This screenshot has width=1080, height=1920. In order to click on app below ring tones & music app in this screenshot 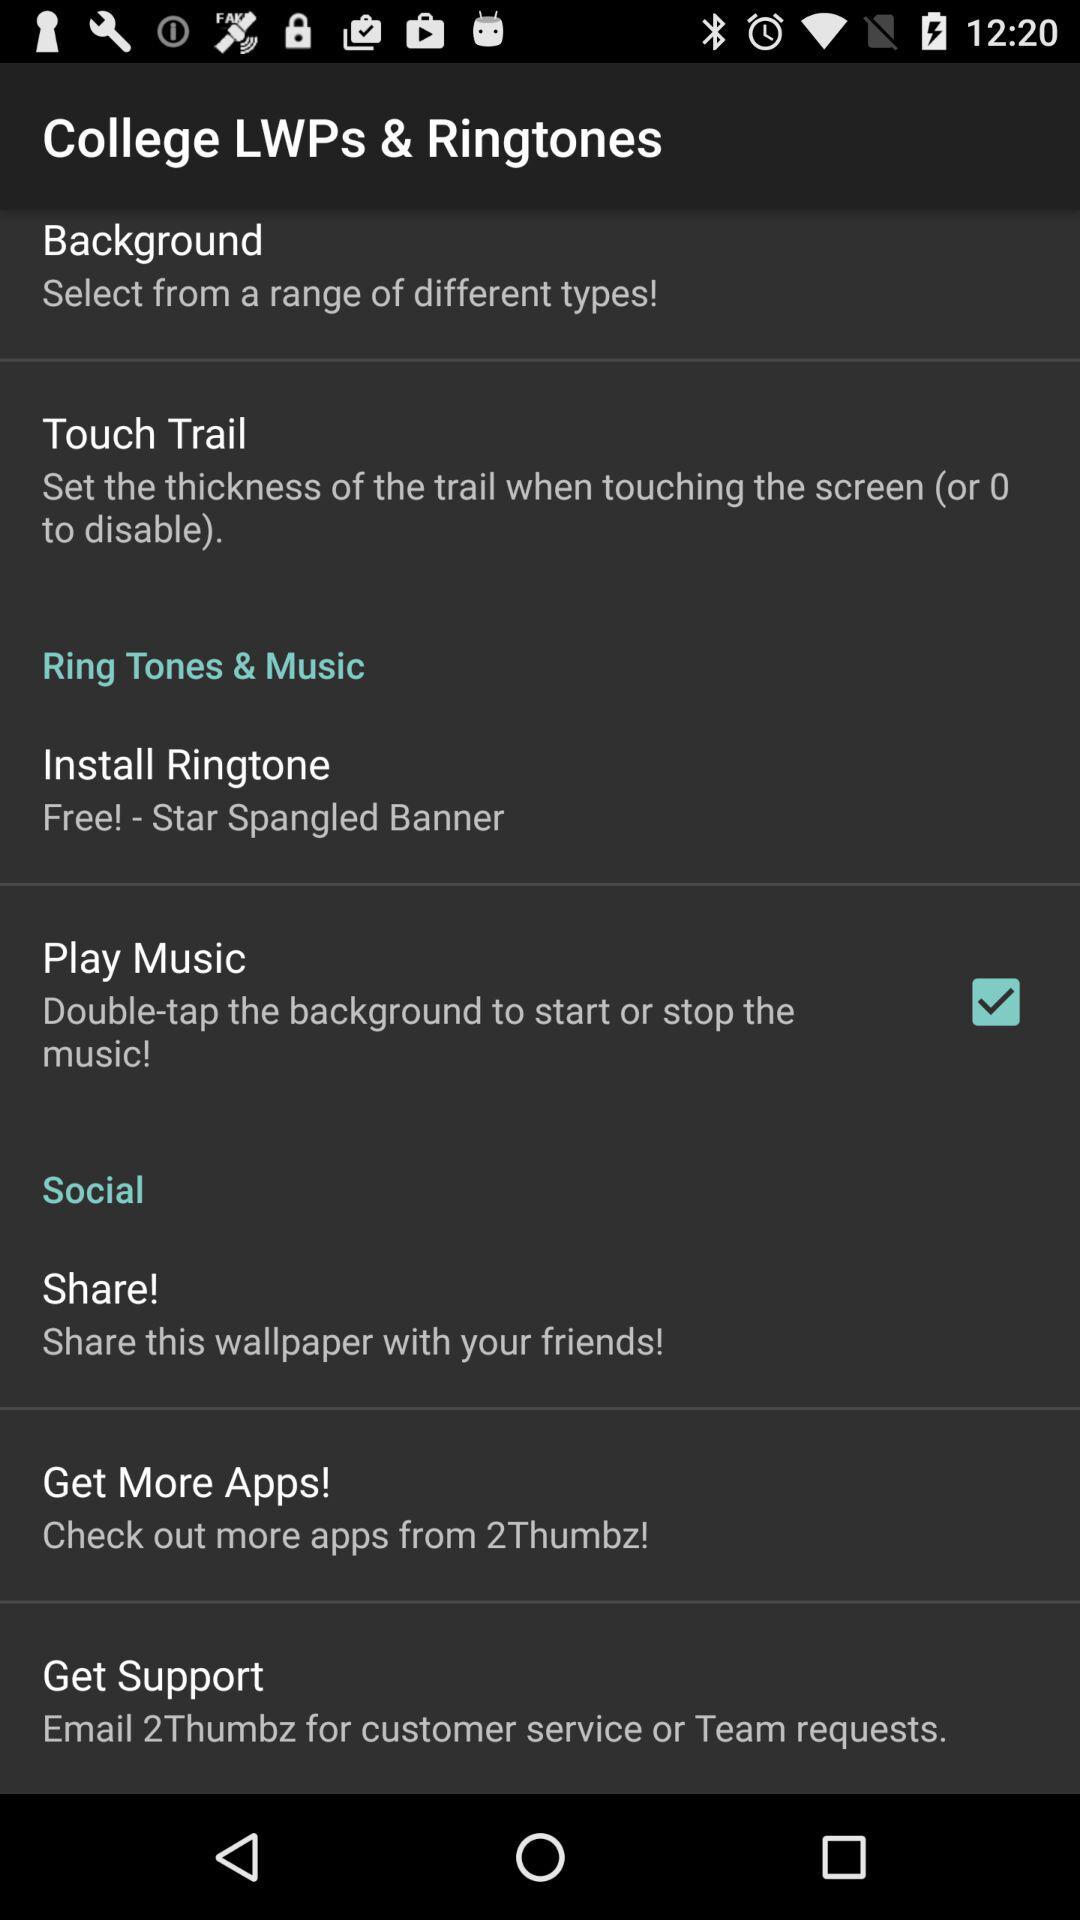, I will do `click(995, 1002)`.